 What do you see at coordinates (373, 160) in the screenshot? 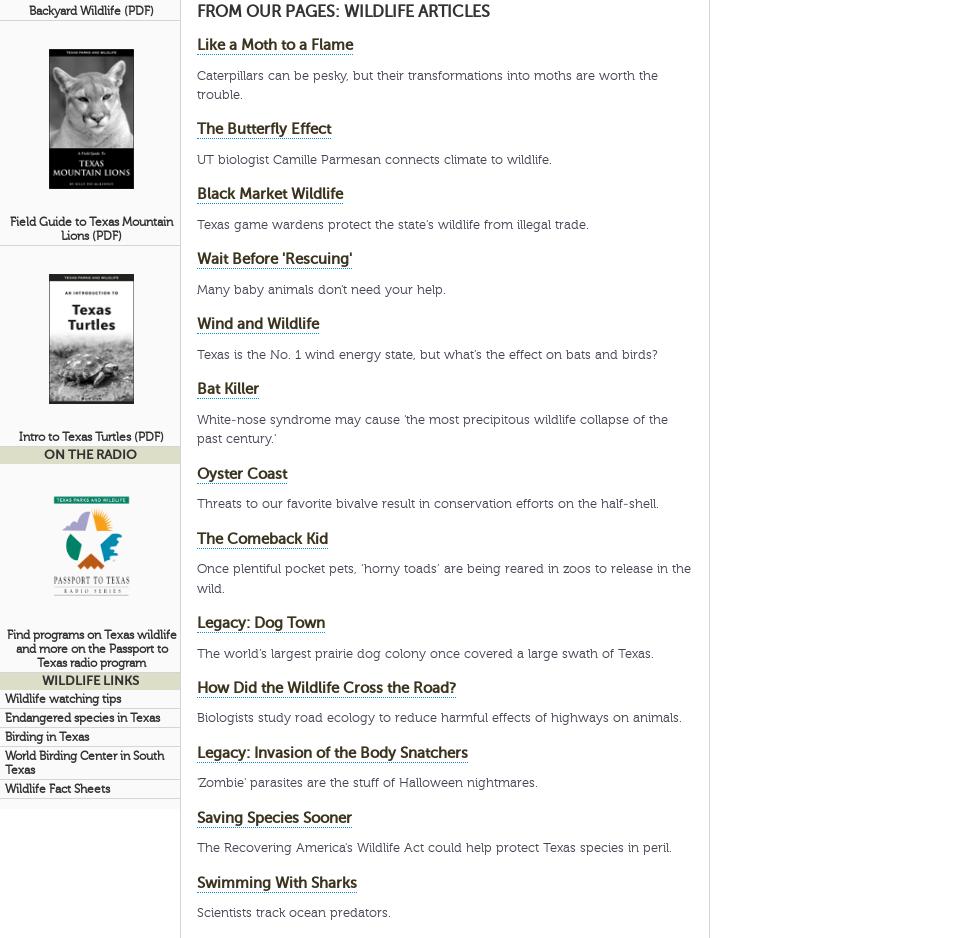
I see `'UT biologist Camille Parmesan connects climate to wildlife.'` at bounding box center [373, 160].